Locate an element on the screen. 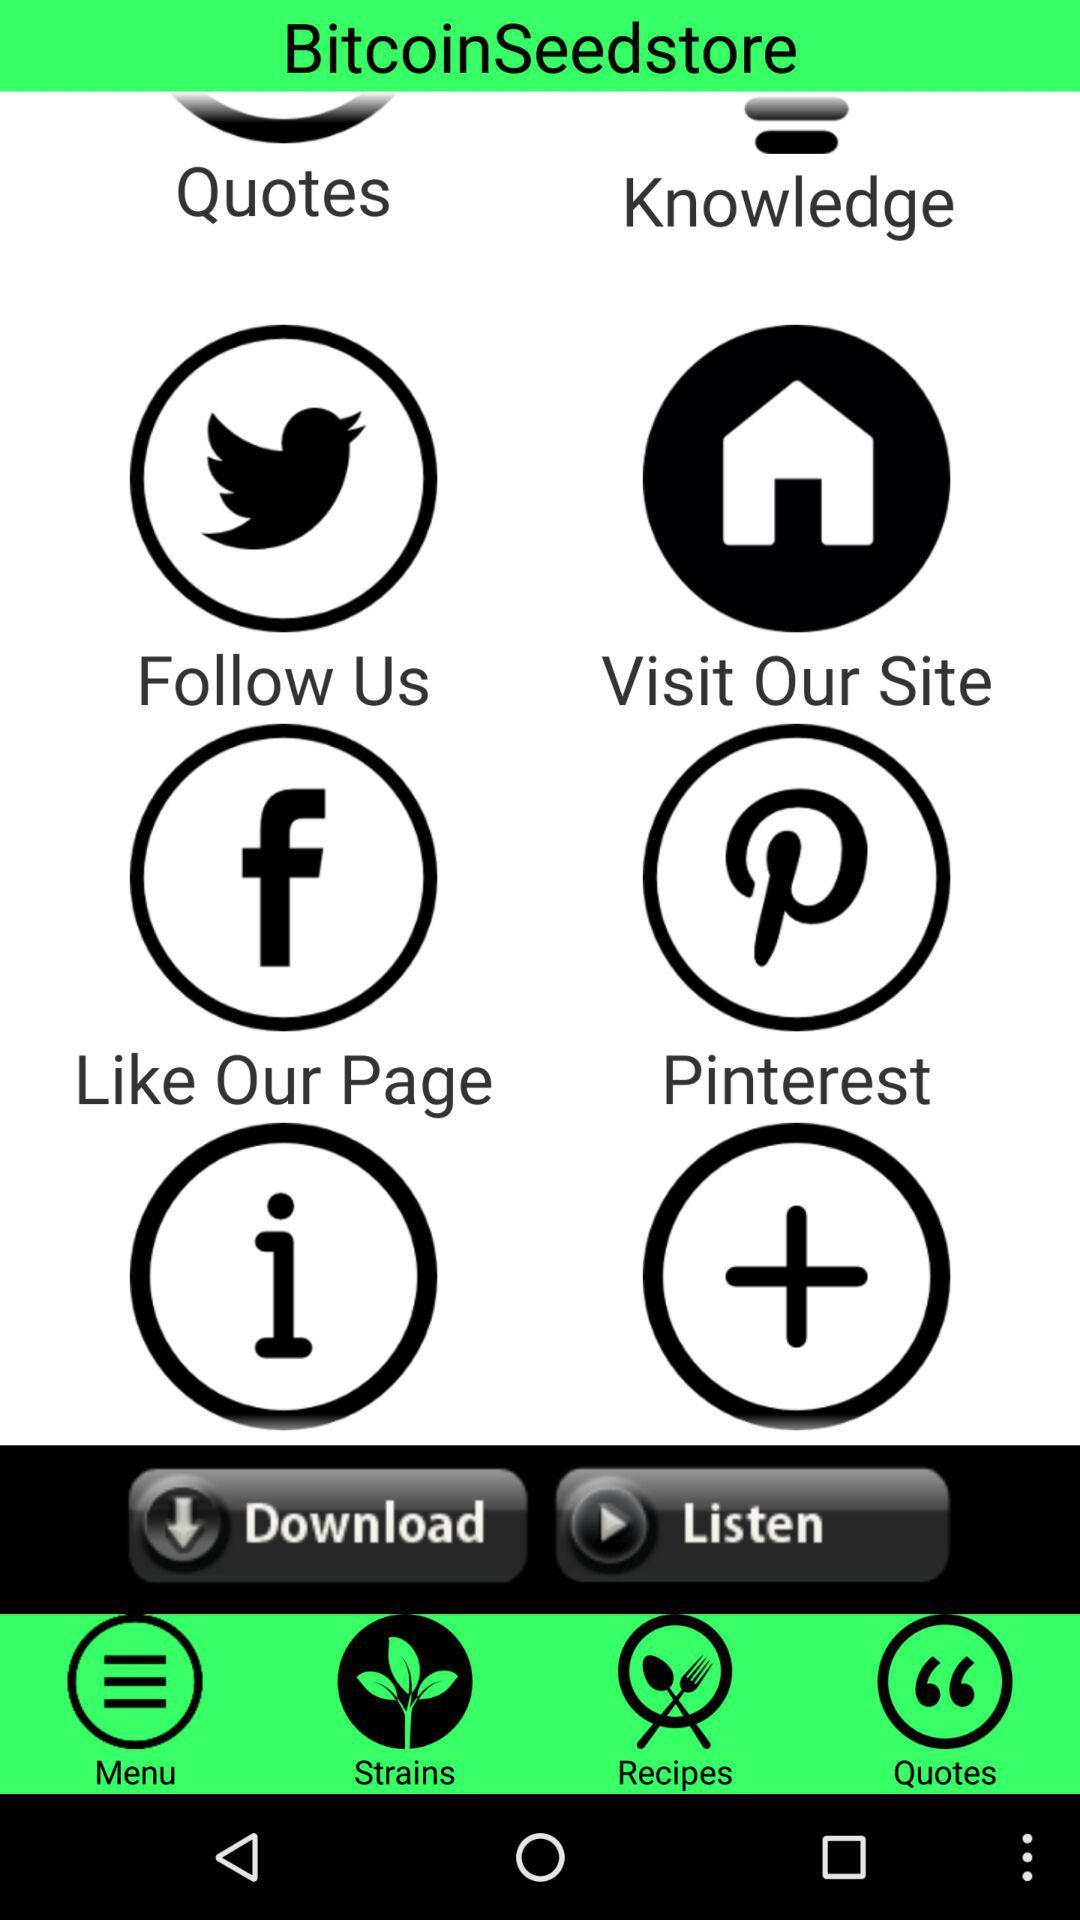  like the page is located at coordinates (283, 1275).